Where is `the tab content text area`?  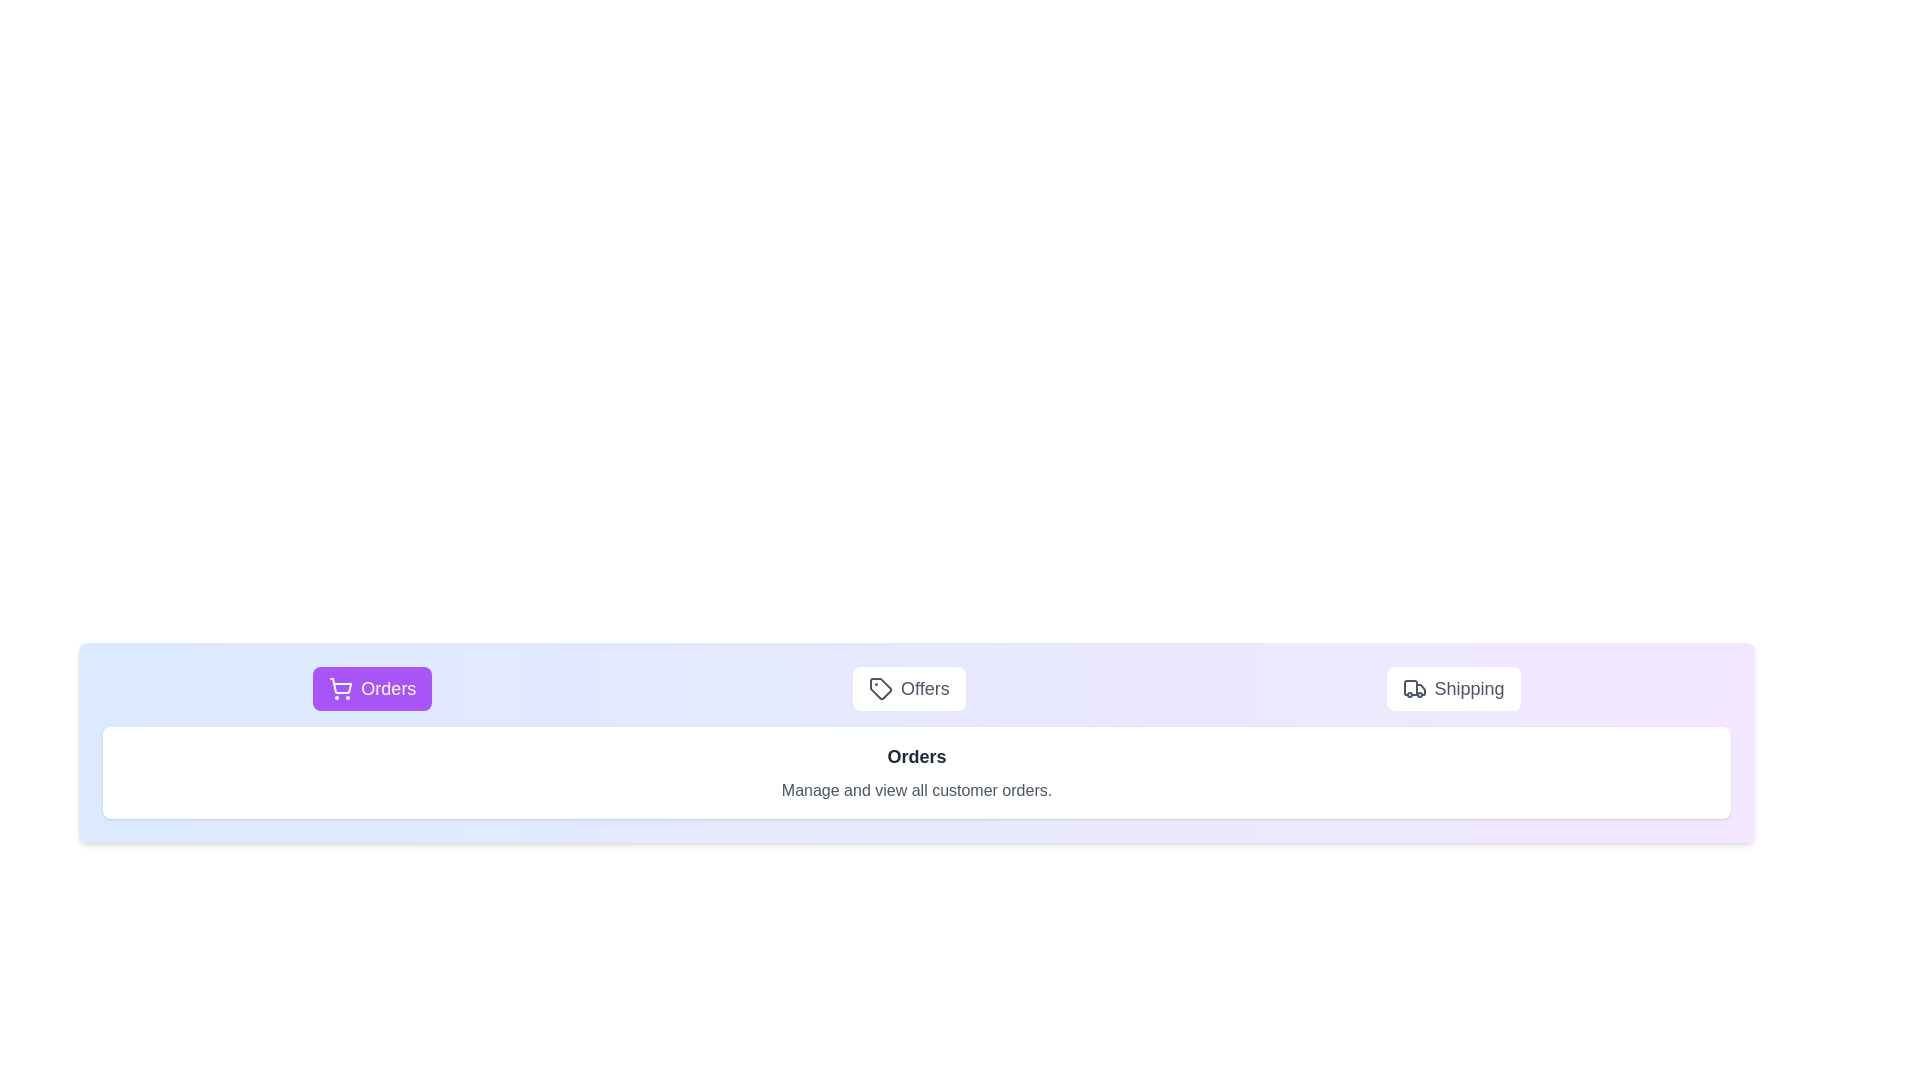 the tab content text area is located at coordinates (915, 771).